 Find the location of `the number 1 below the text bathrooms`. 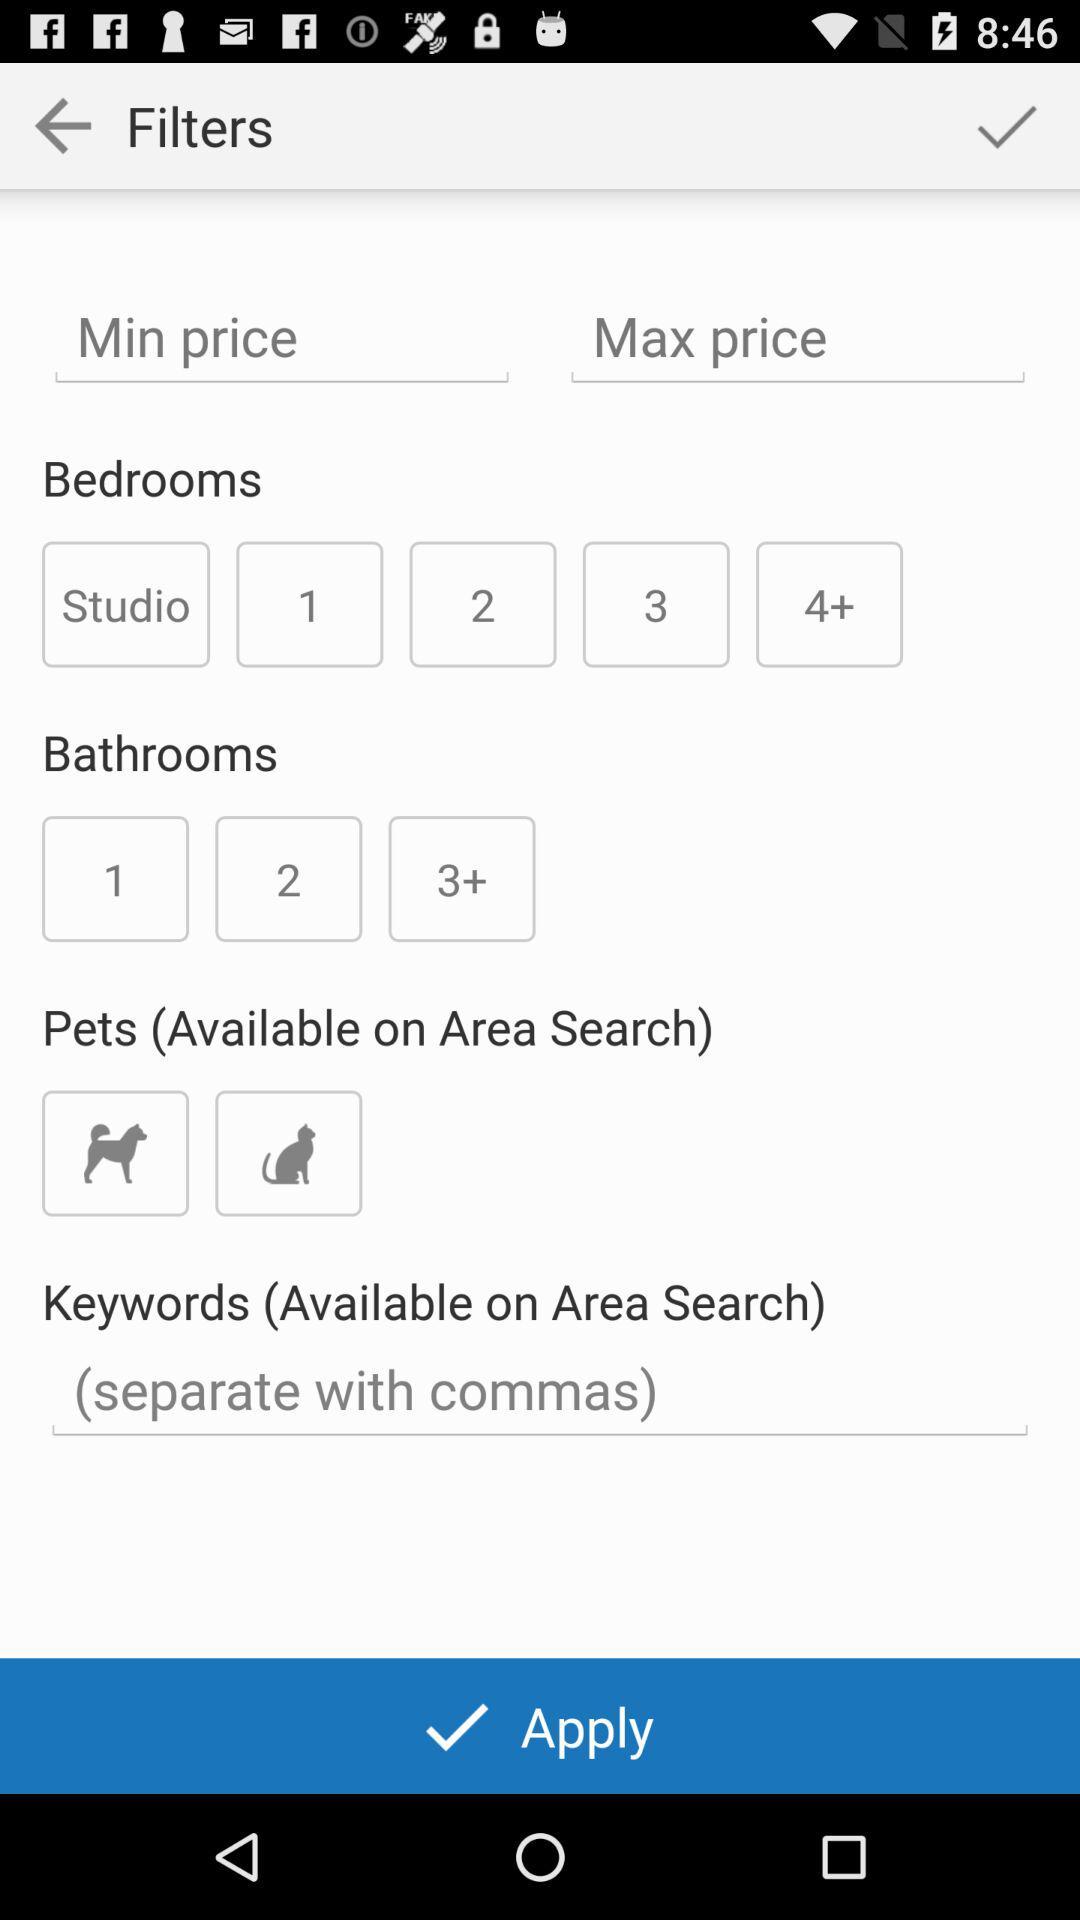

the number 1 below the text bathrooms is located at coordinates (115, 878).